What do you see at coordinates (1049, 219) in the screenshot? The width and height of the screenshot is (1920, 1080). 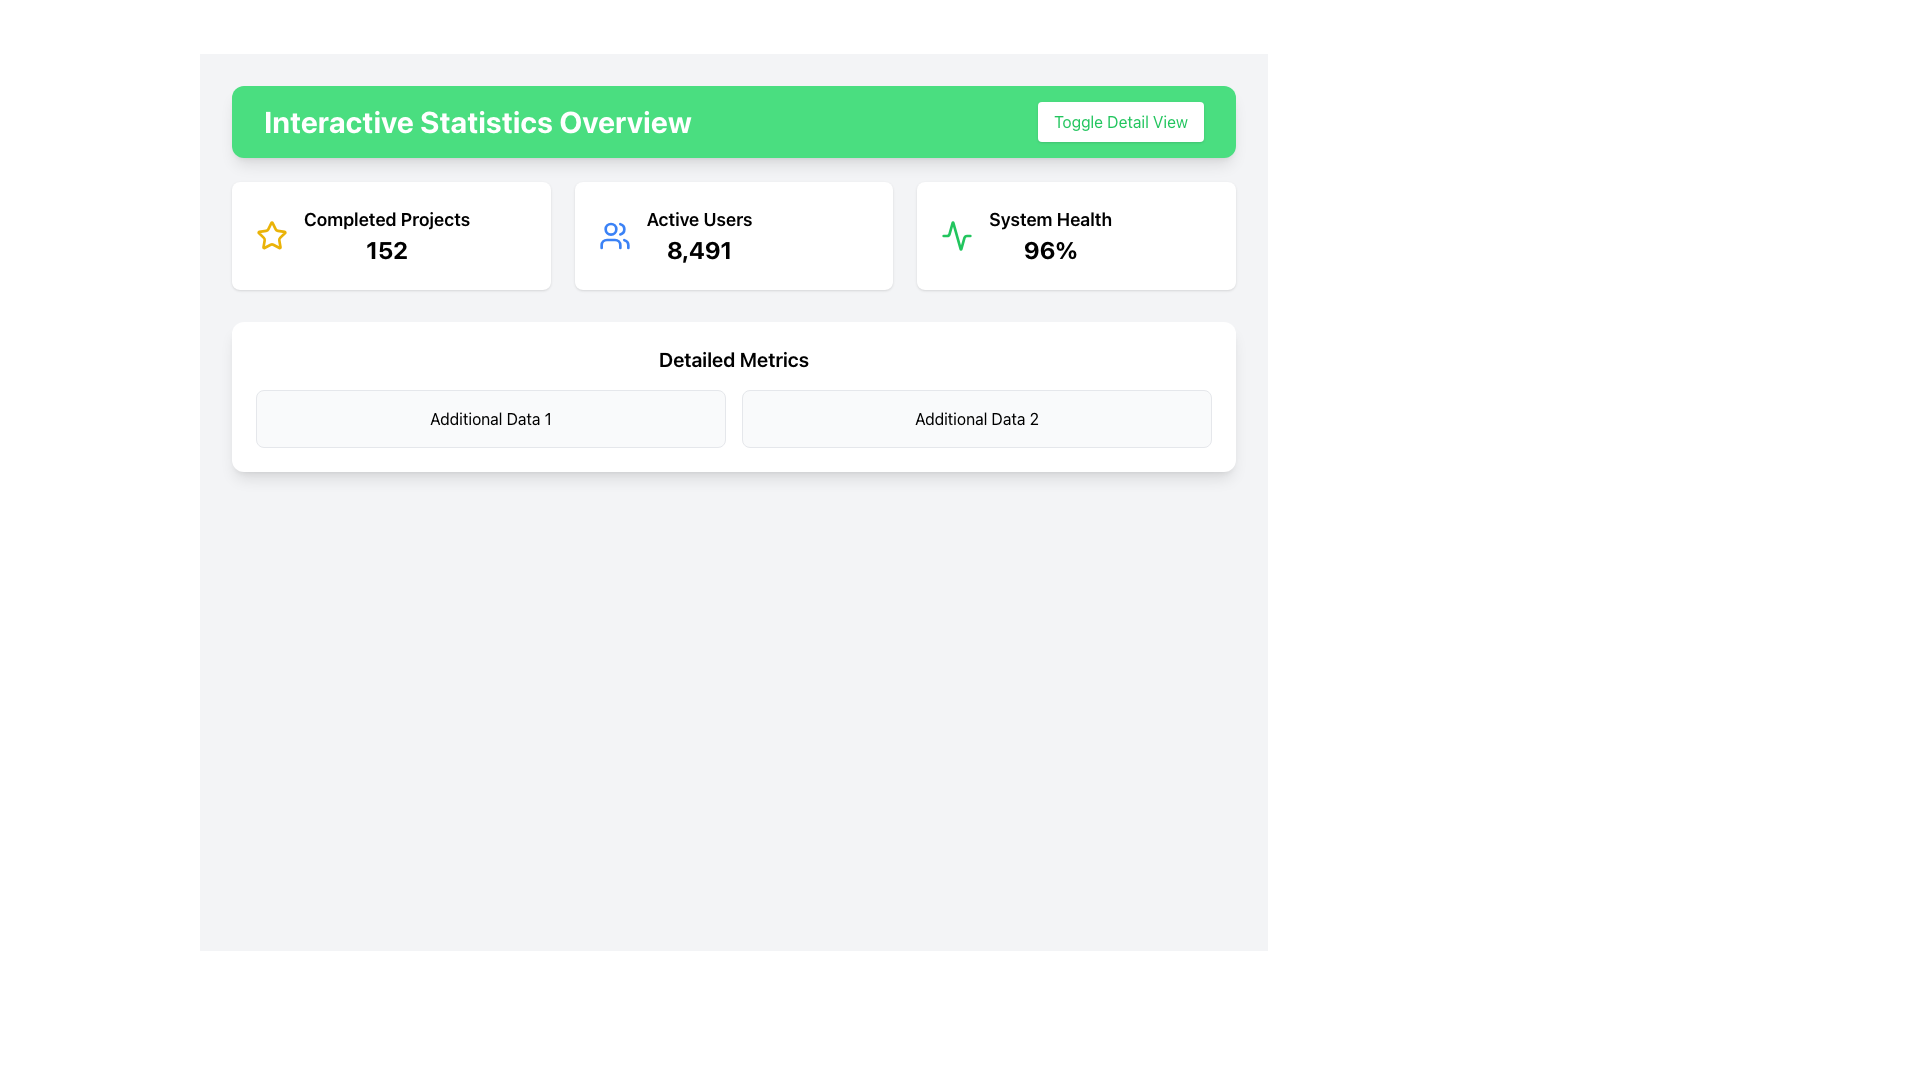 I see `the health status metric label located in the upper right portion of the interface, which is the third item after 'Completed Projects' and 'Active Users'` at bounding box center [1049, 219].